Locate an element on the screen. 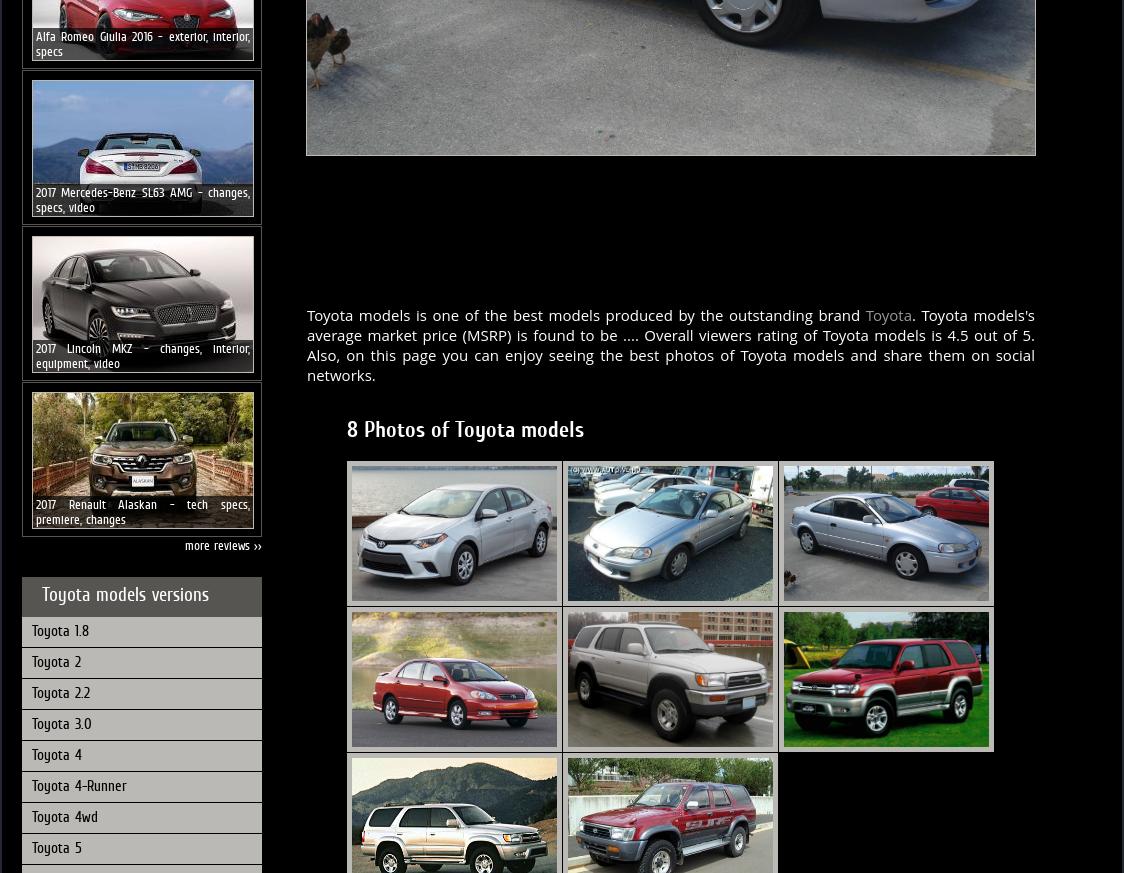 This screenshot has width=1124, height=873. 'Toyota models is one of the best models produced by the outstanding brand' is located at coordinates (585, 314).